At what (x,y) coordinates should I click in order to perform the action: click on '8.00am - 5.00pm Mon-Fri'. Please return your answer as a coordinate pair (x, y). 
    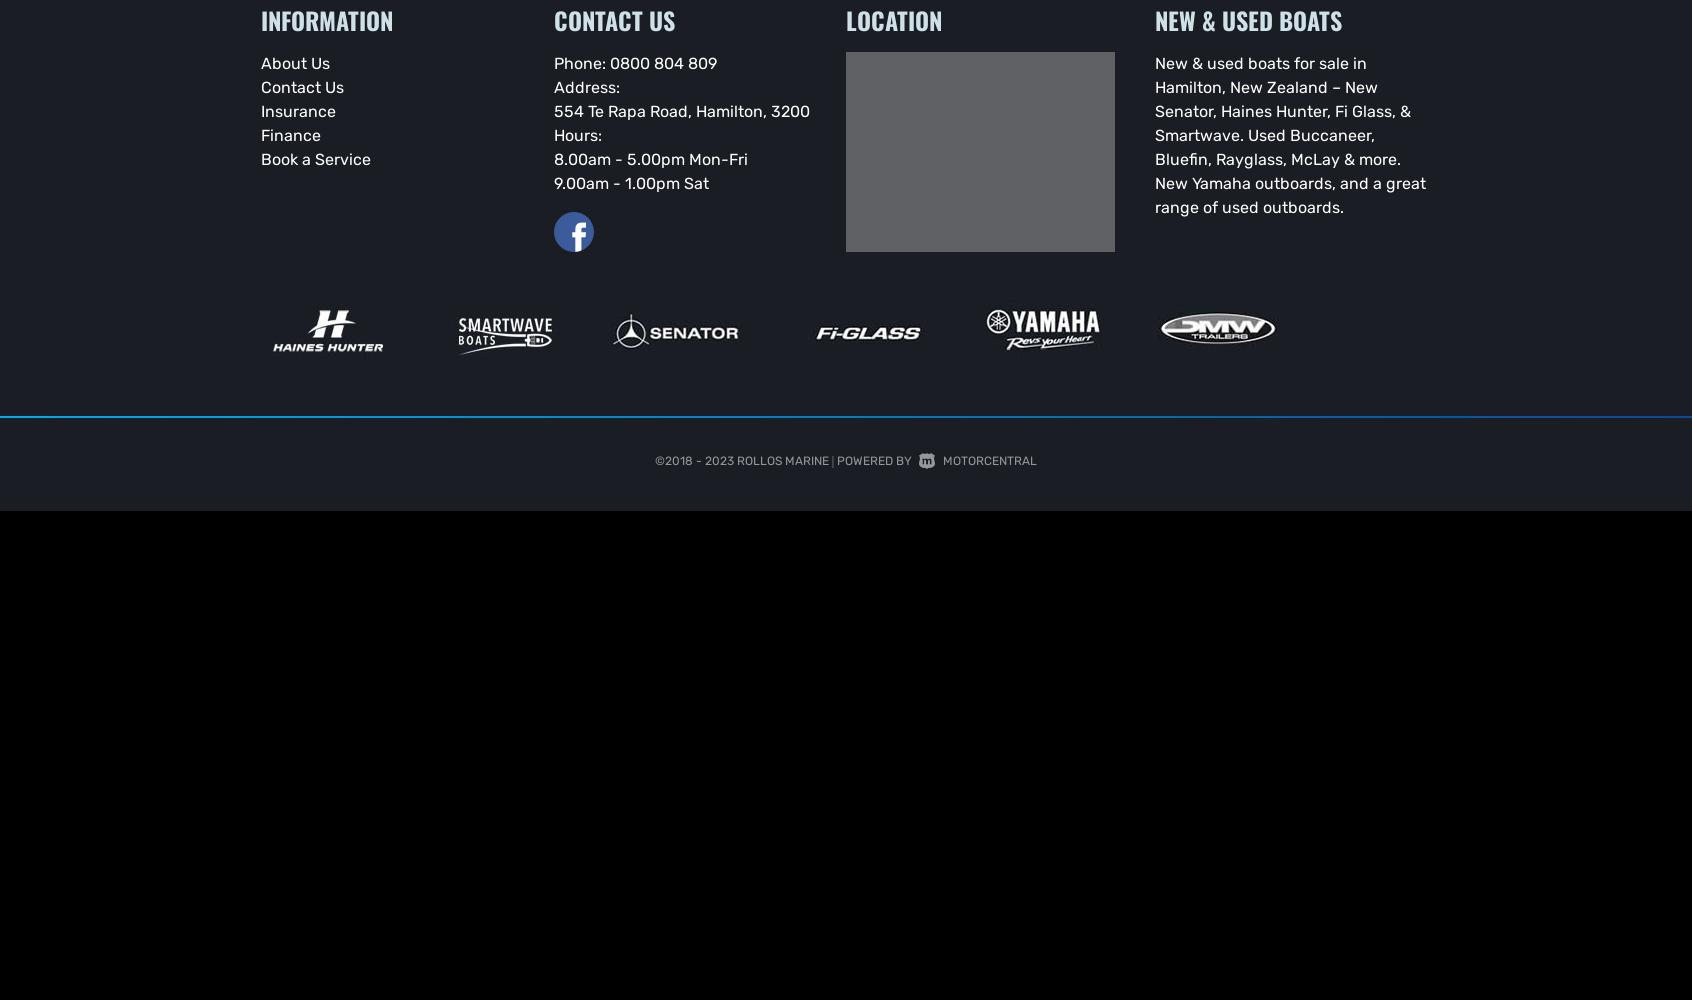
    Looking at the image, I should click on (650, 158).